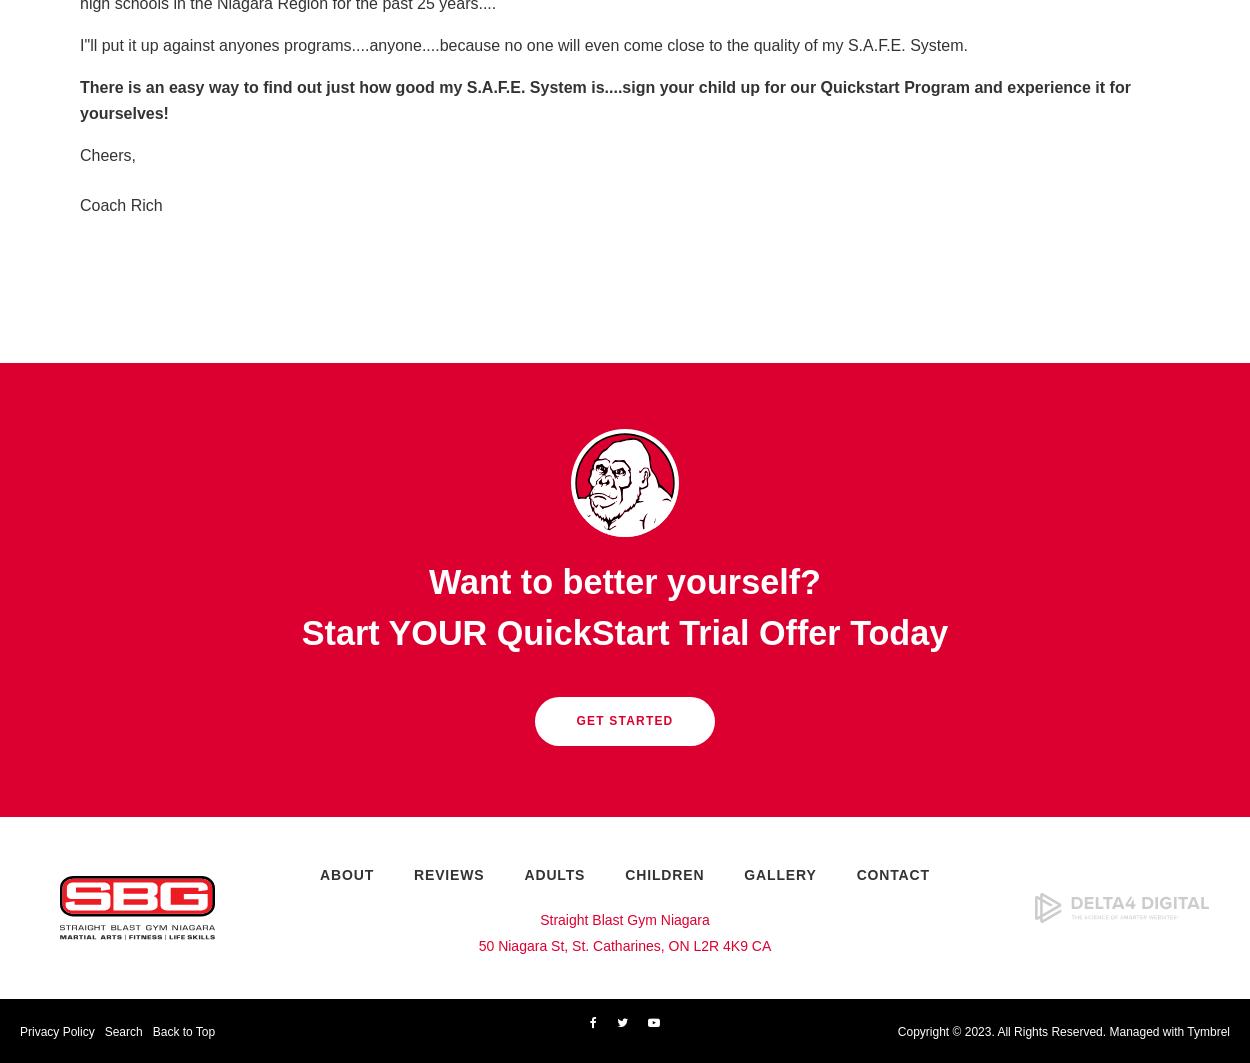 This screenshot has width=1250, height=1063. Describe the element at coordinates (604, 100) in the screenshot. I see `'There is an easy way to find out just how good my S.A.F.E. System is....sign your child up for our Quickstart Program and experience it for yourselves!'` at that location.